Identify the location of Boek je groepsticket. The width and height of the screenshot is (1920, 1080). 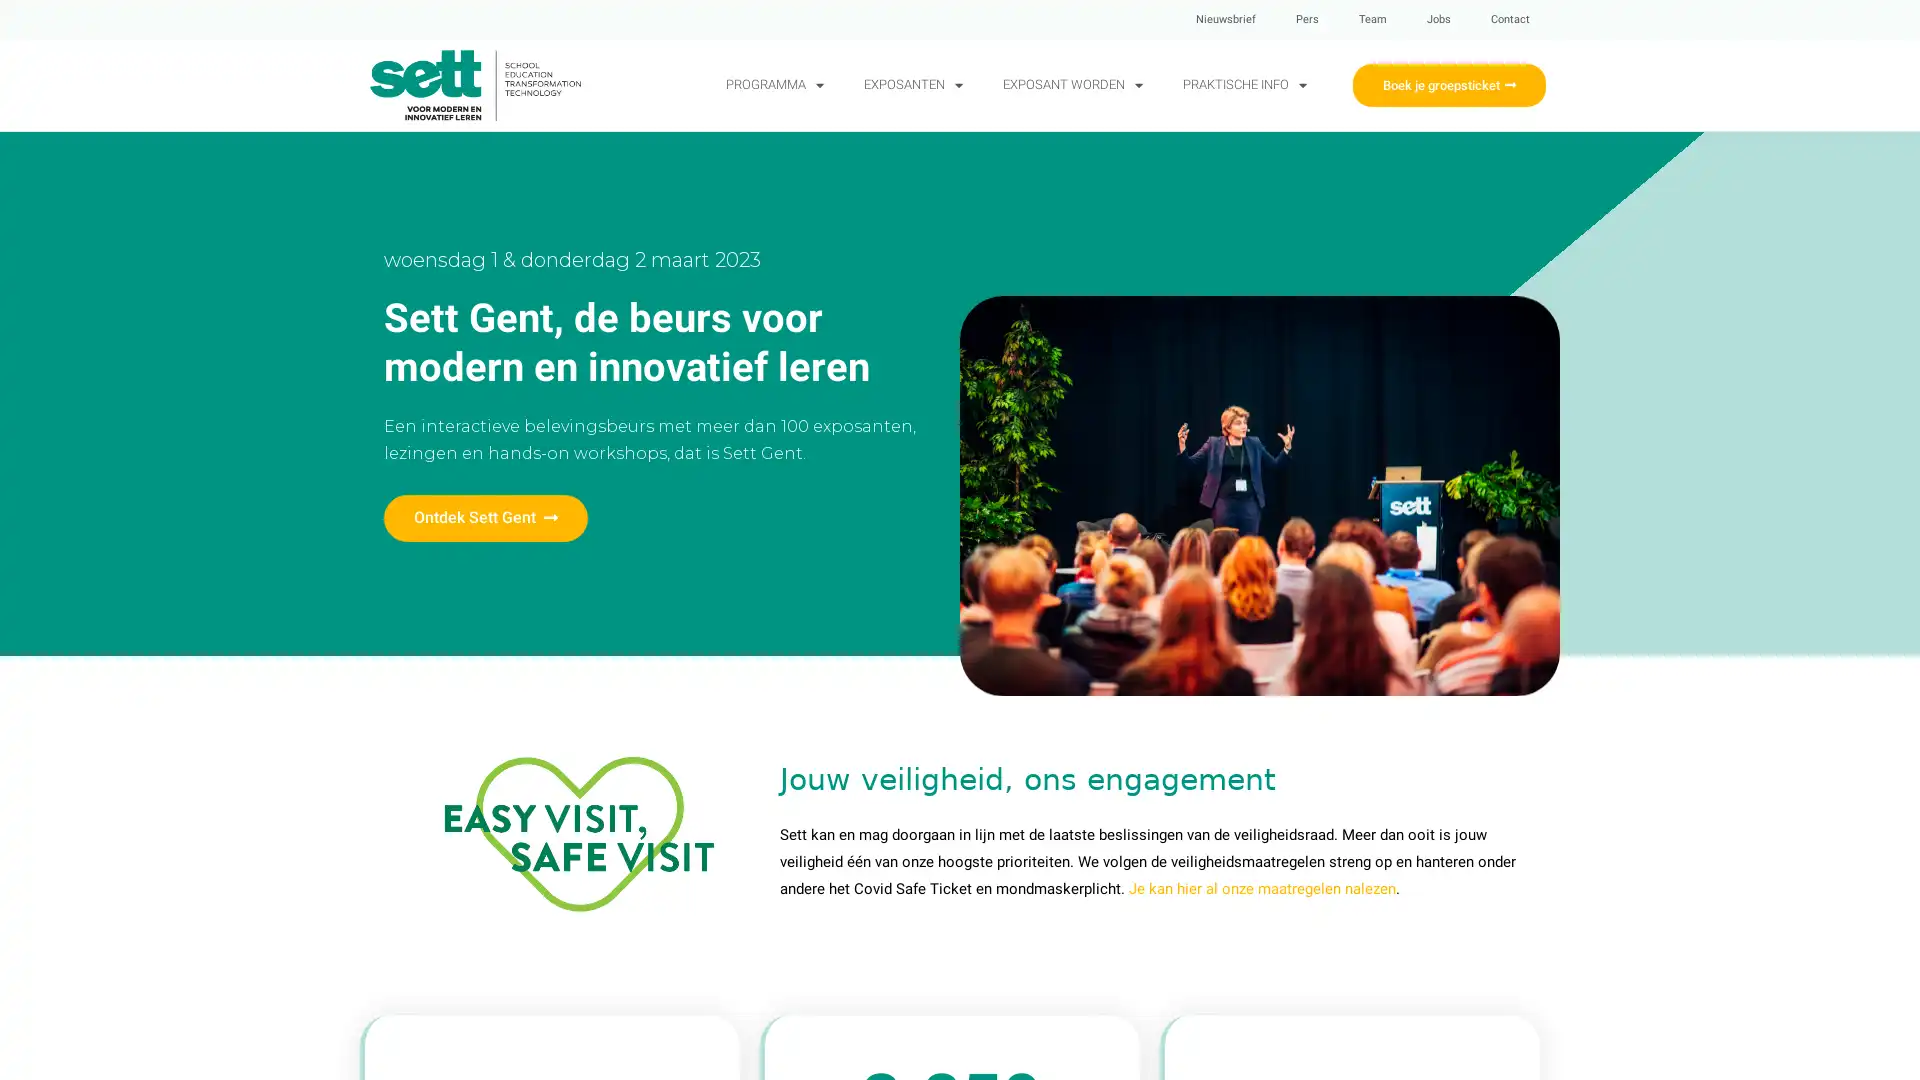
(1448, 83).